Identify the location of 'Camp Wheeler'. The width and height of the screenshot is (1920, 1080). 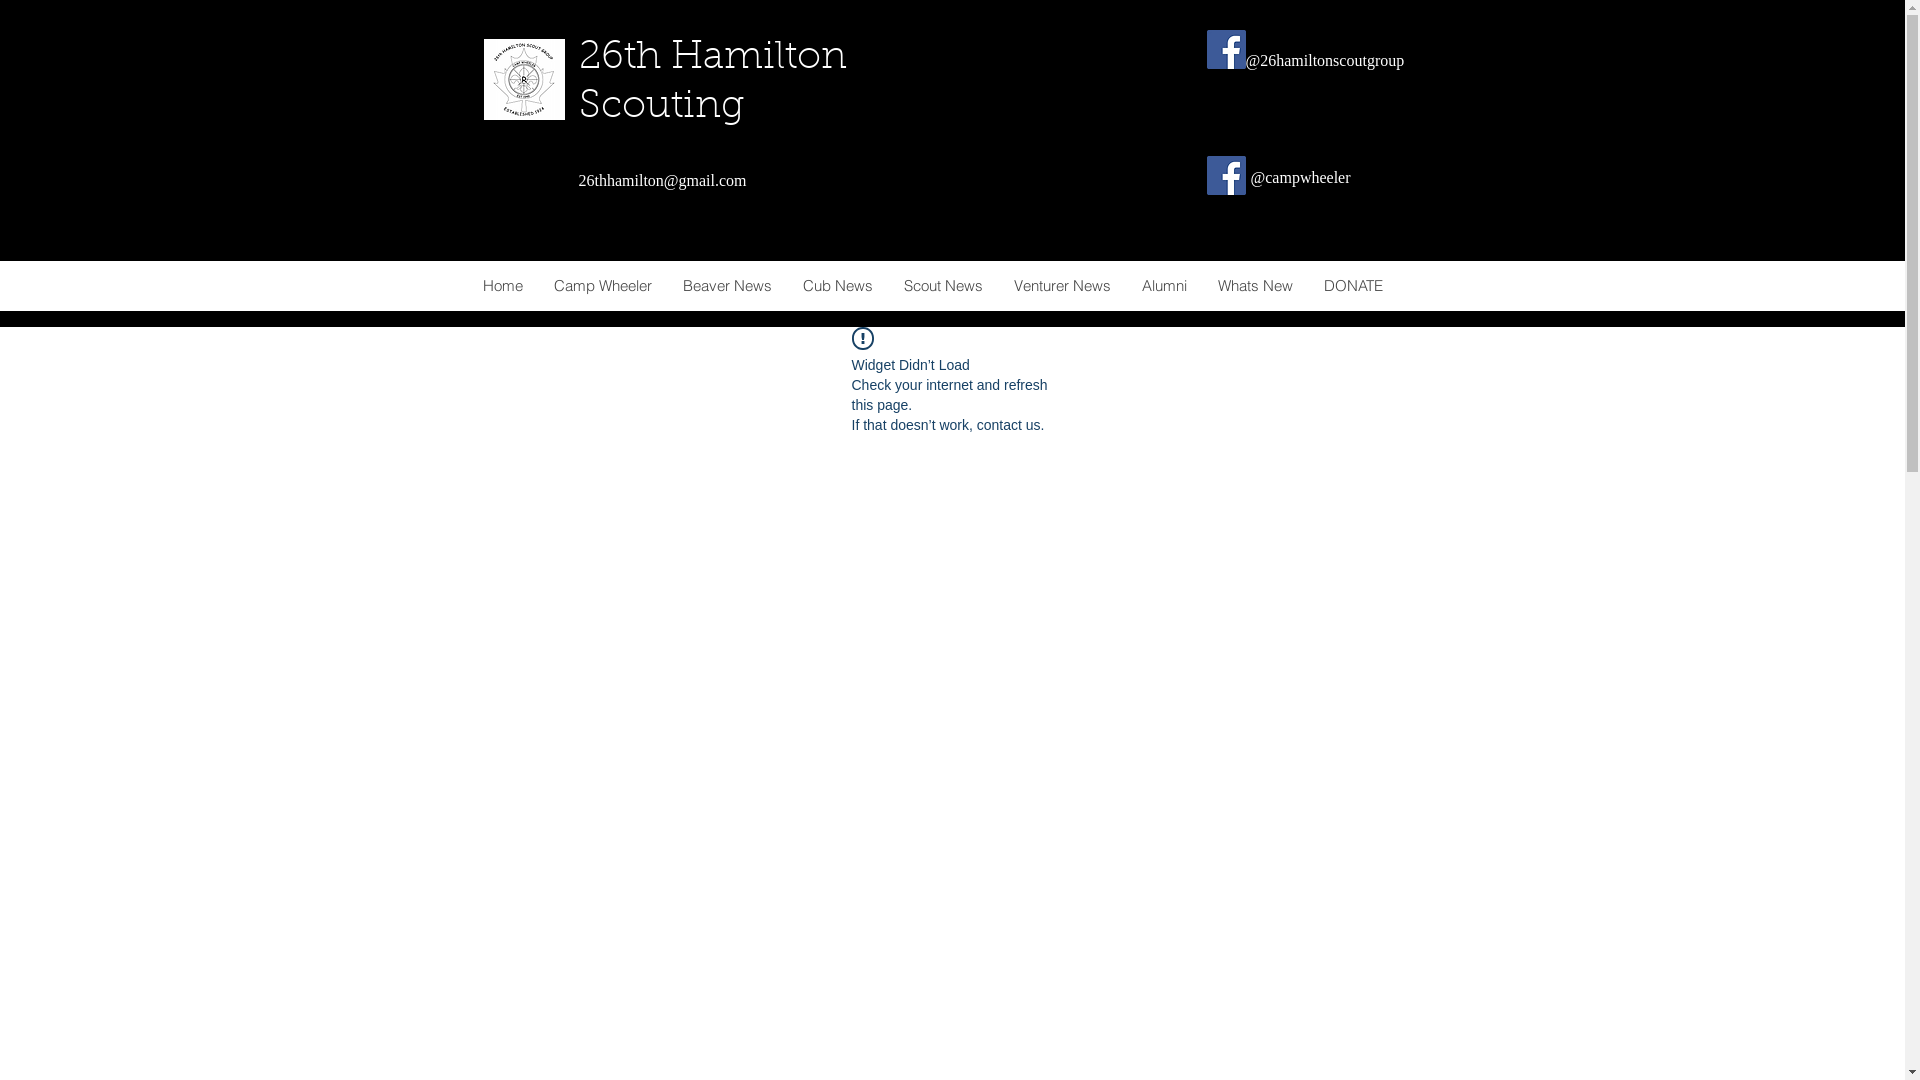
(537, 285).